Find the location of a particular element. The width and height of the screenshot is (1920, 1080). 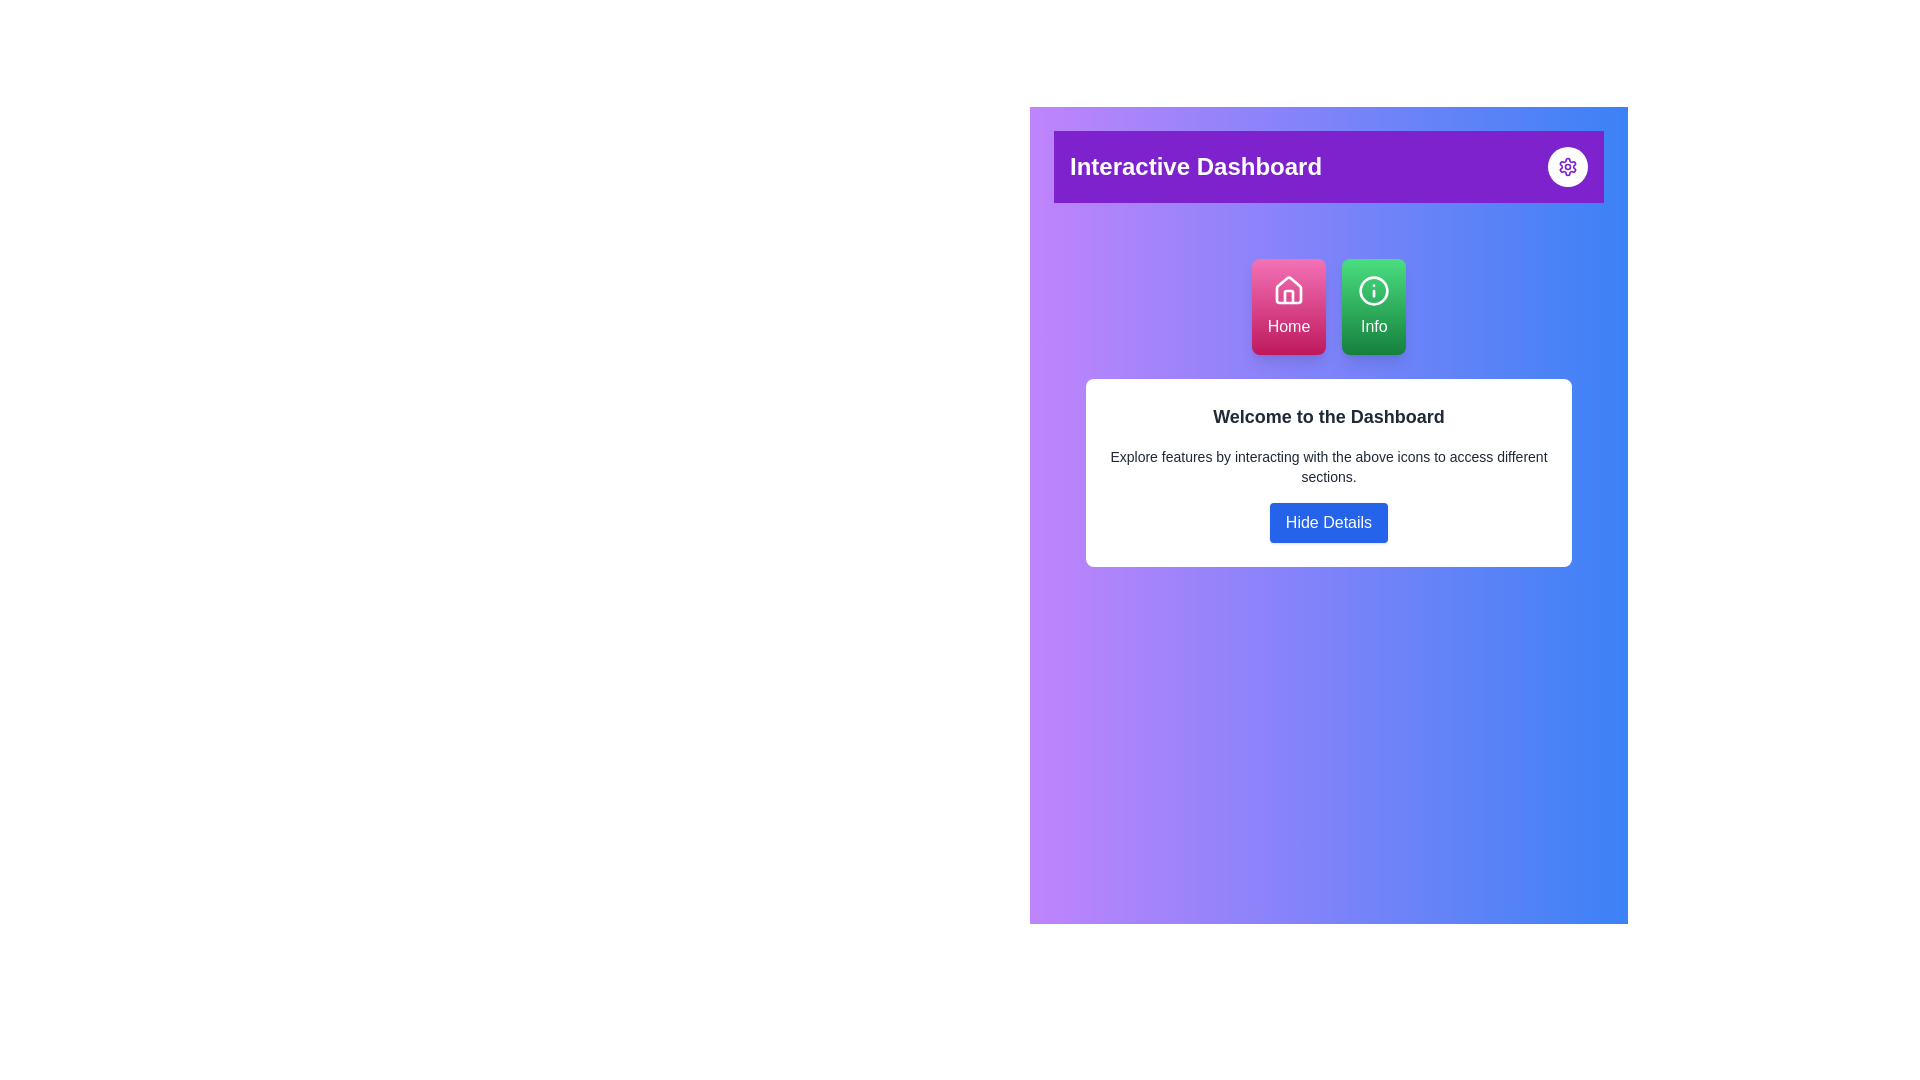

the house graphical icon that represents the 'Home' functionality located beneath the 'Interactive Dashboard' title is located at coordinates (1289, 289).